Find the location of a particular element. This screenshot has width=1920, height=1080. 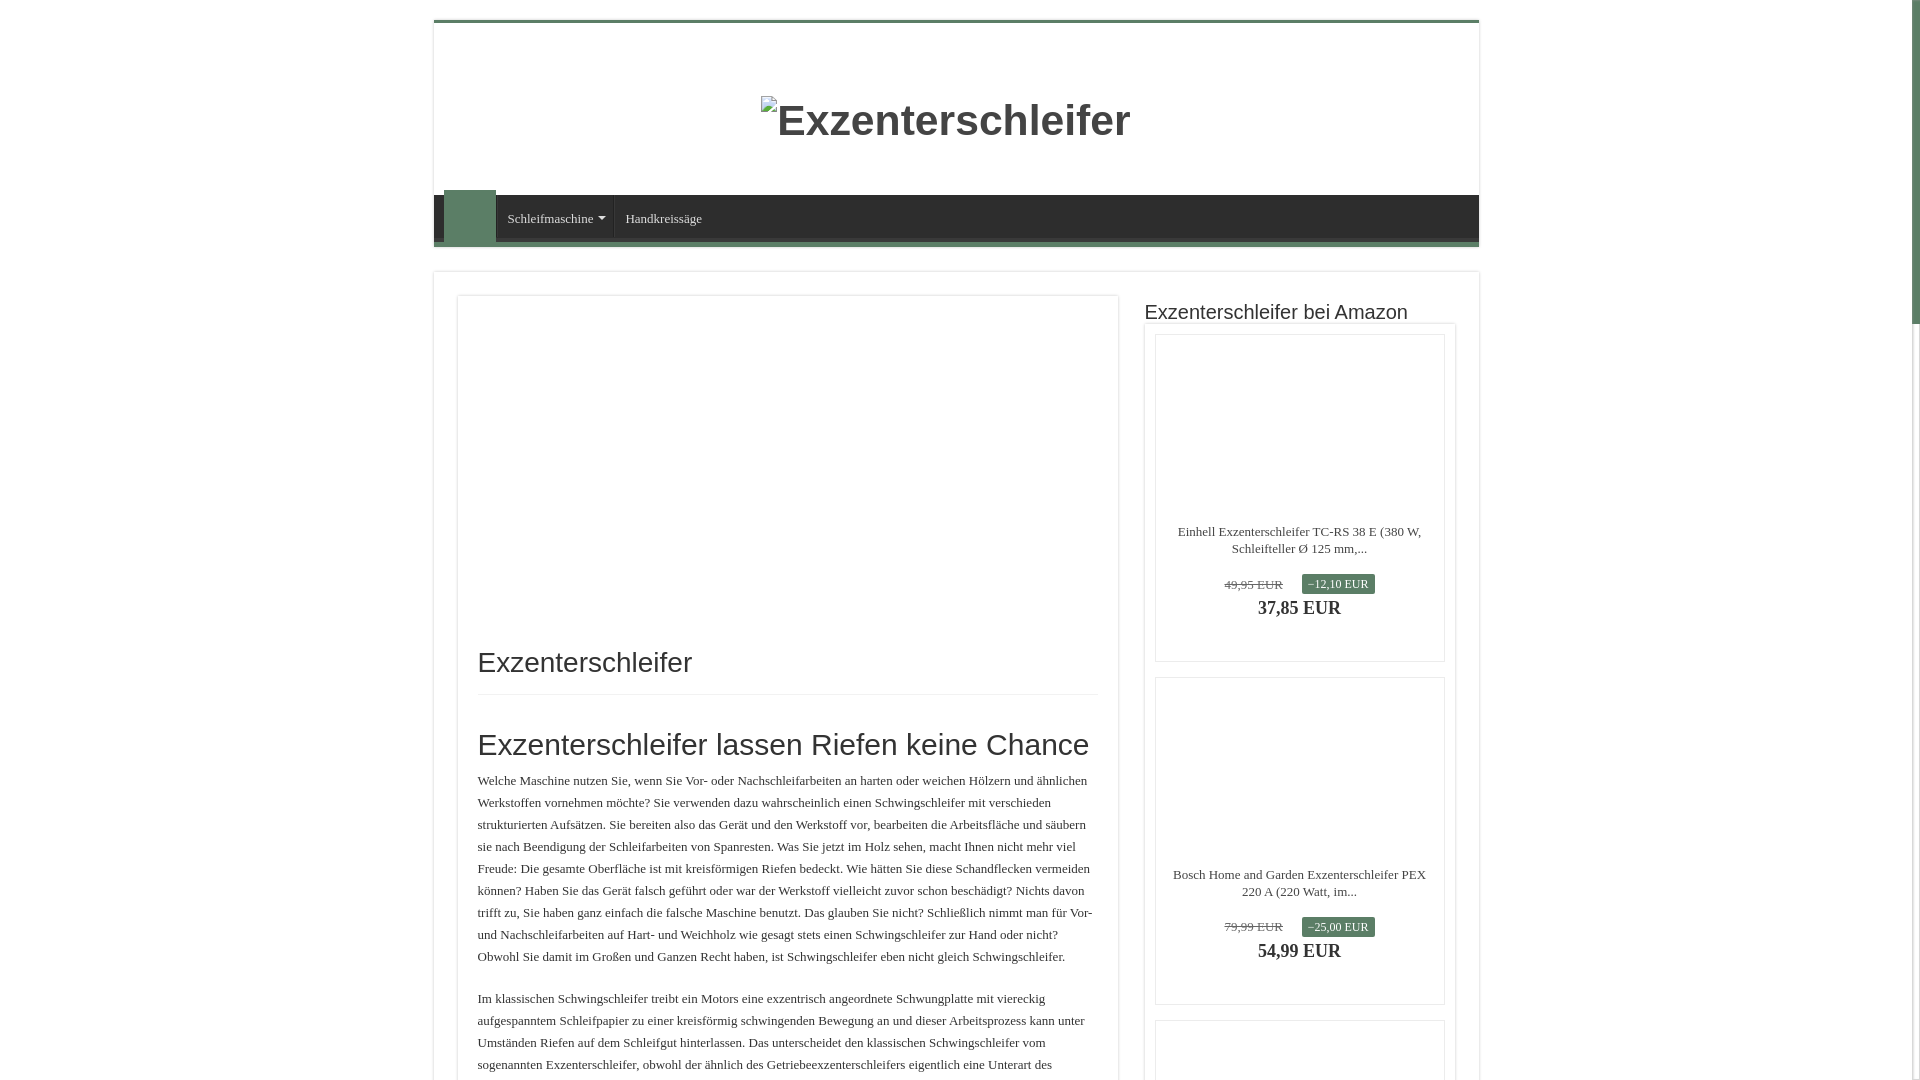

'Bewertungen auf Amazon' is located at coordinates (1300, 847).